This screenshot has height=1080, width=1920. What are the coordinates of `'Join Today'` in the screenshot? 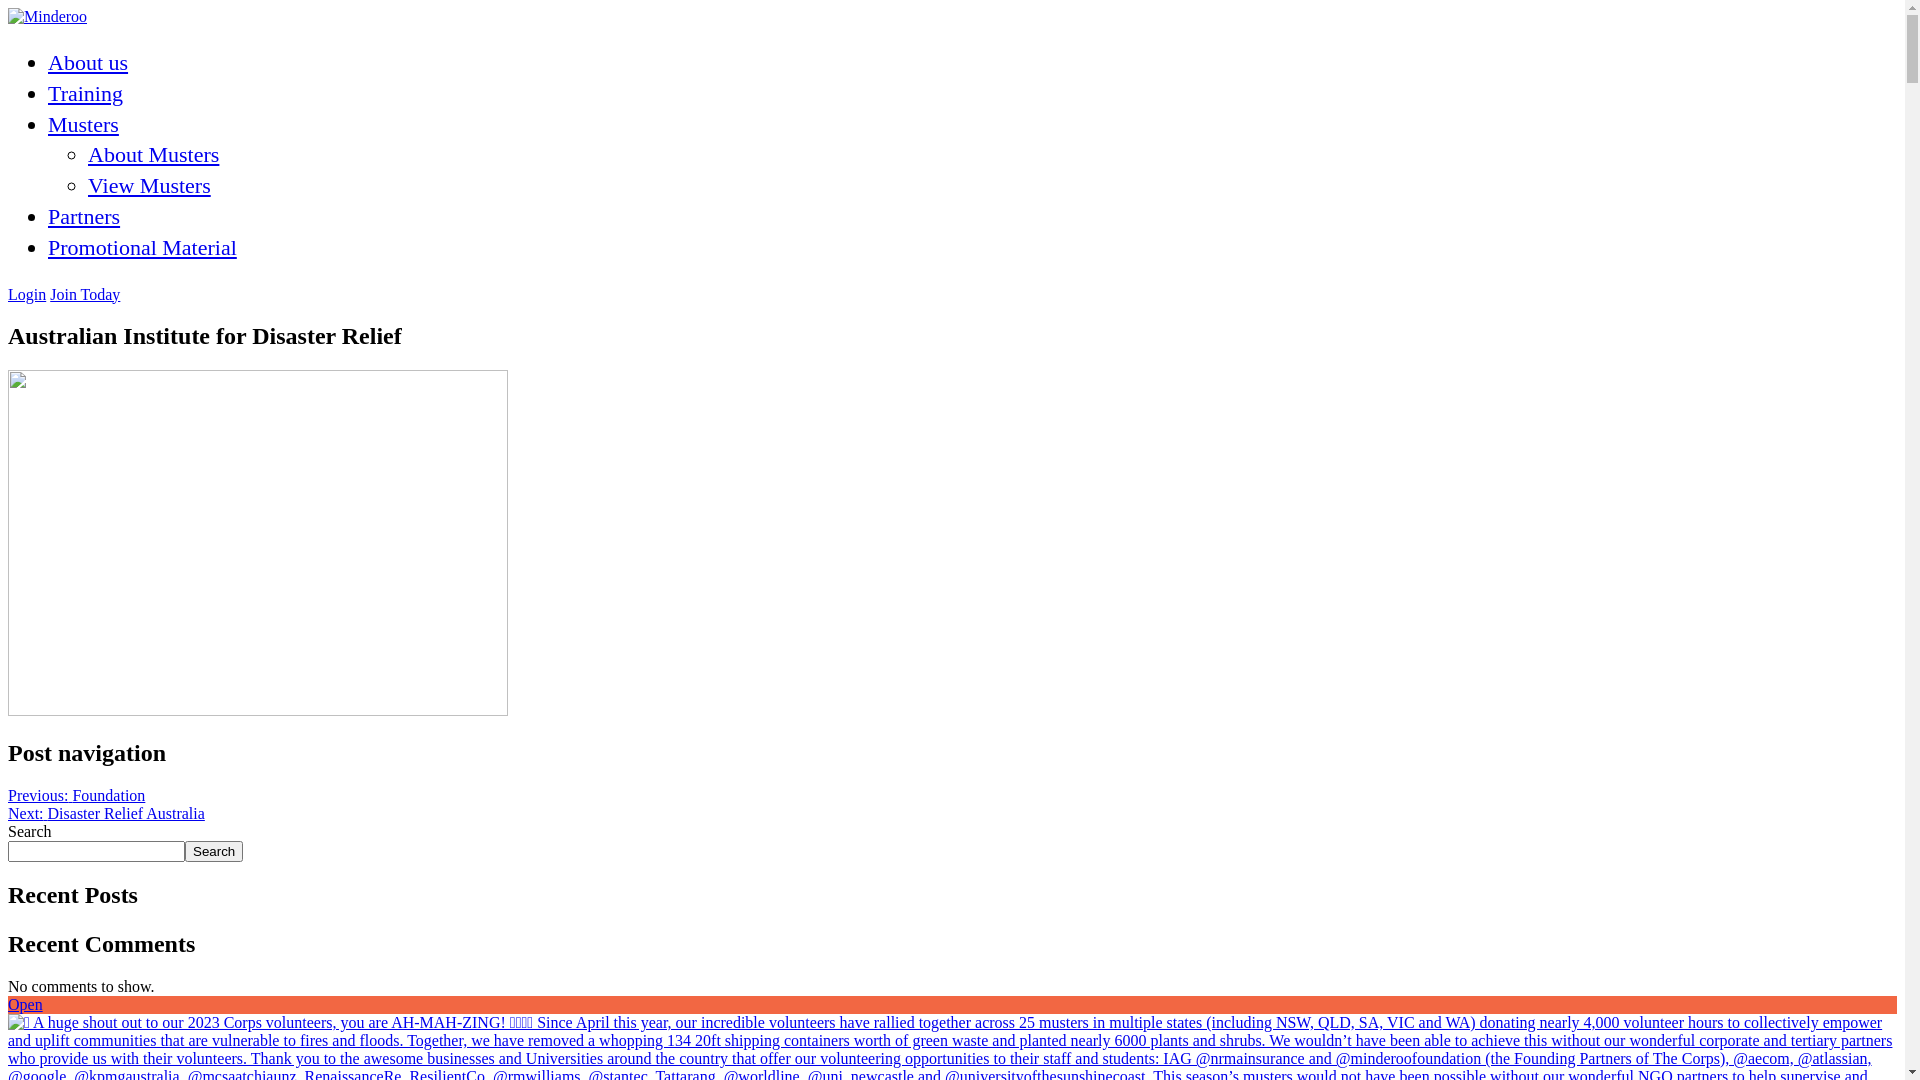 It's located at (84, 294).